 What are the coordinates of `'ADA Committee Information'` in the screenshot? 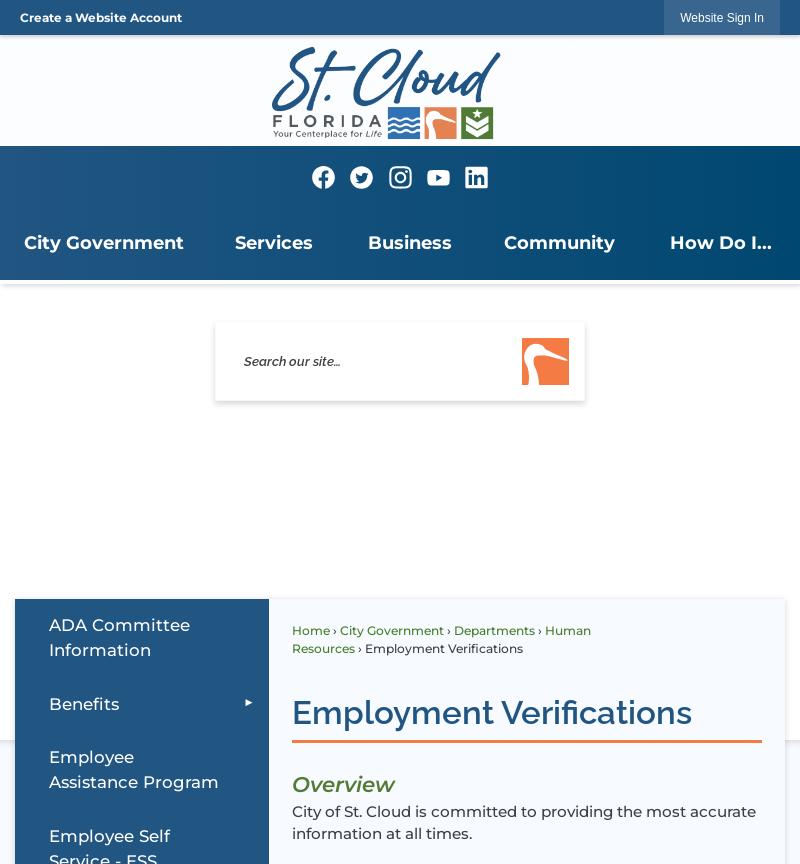 It's located at (47, 636).